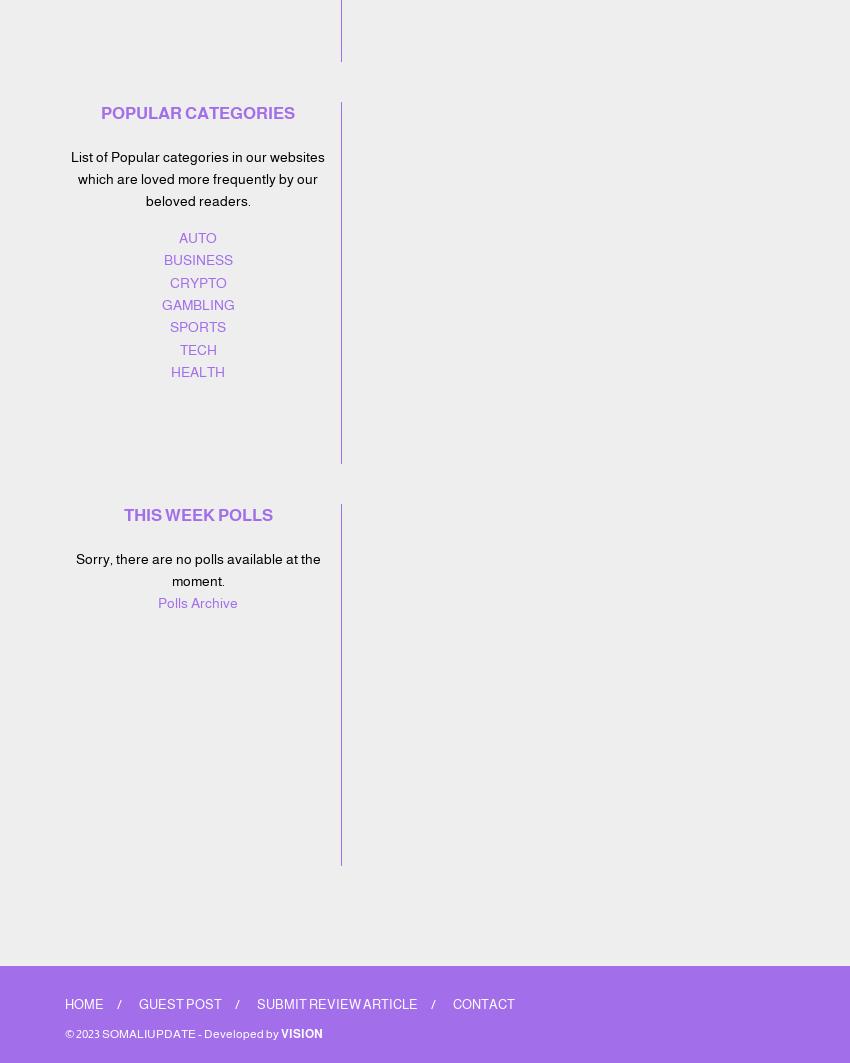  I want to click on '© 2023 SOMALIUPDATE - Developed by', so click(171, 1032).